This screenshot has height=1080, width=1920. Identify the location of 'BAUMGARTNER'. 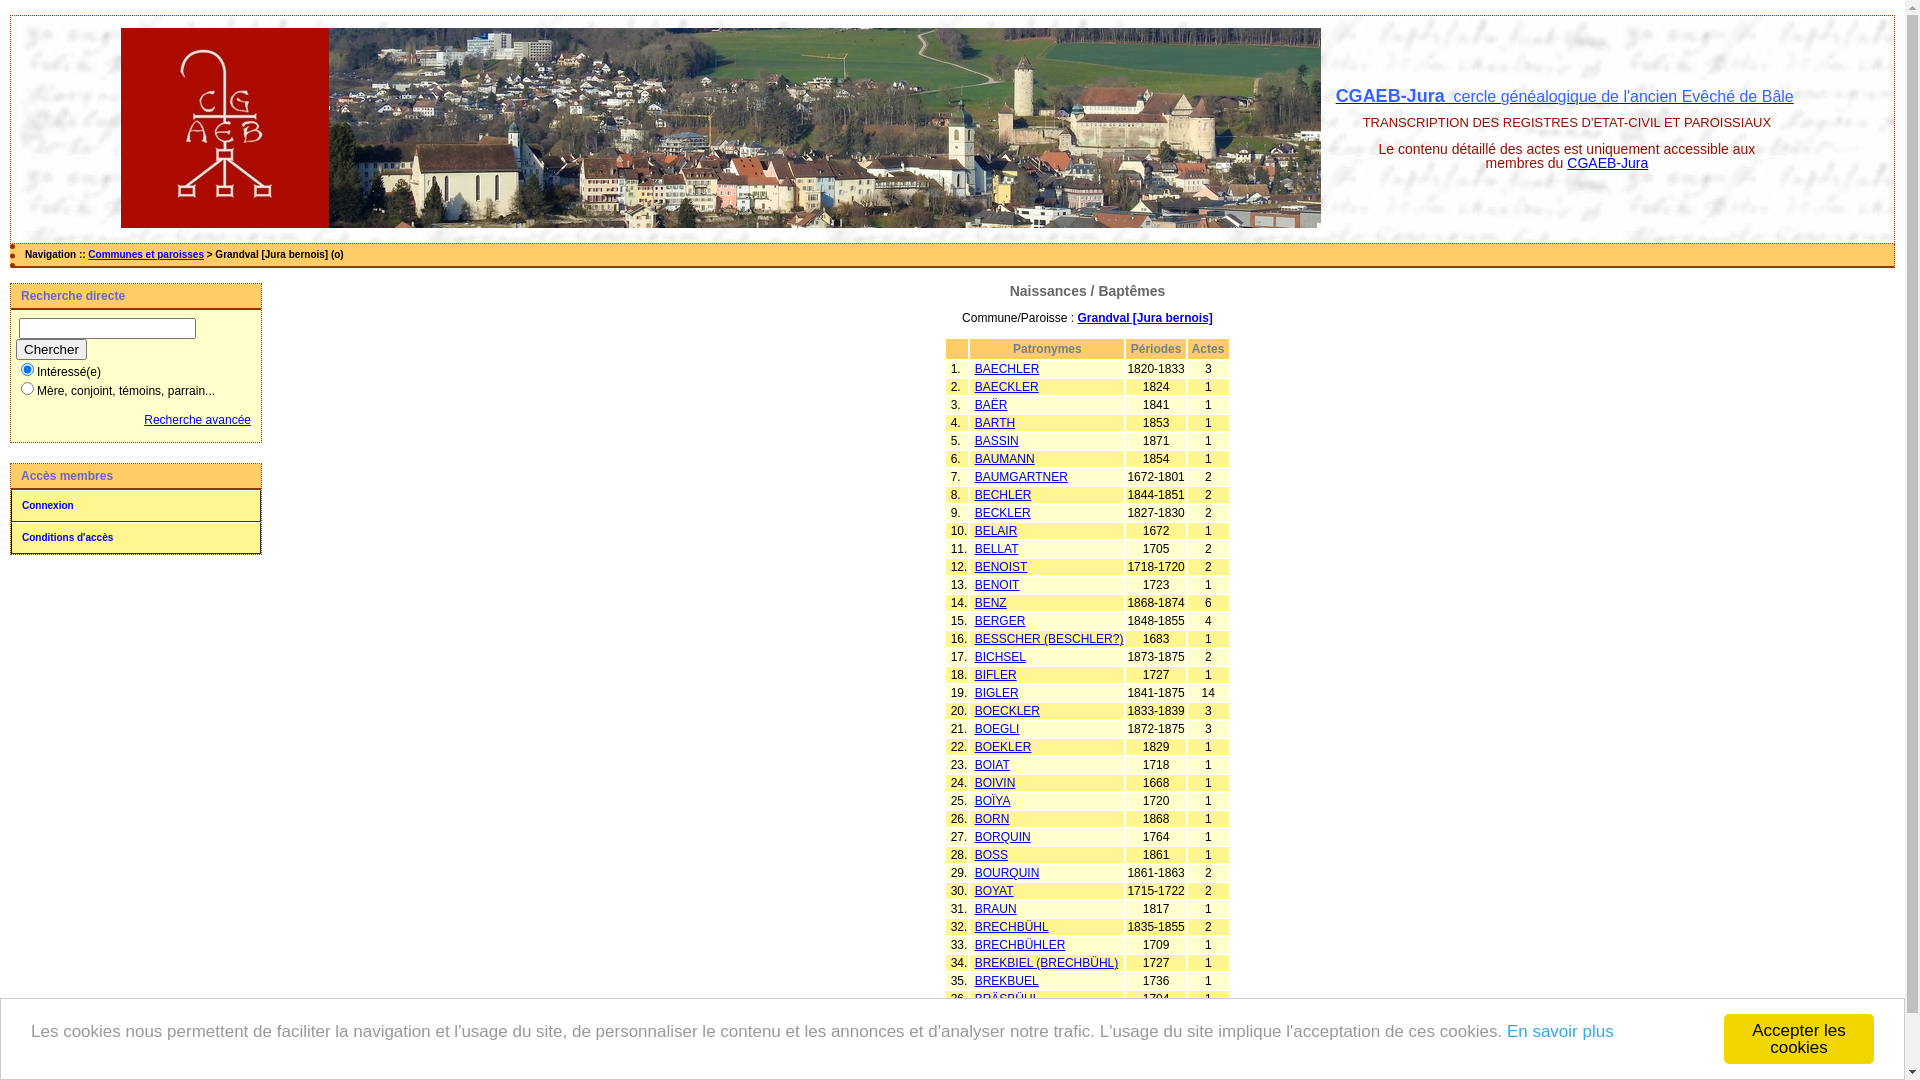
(1021, 477).